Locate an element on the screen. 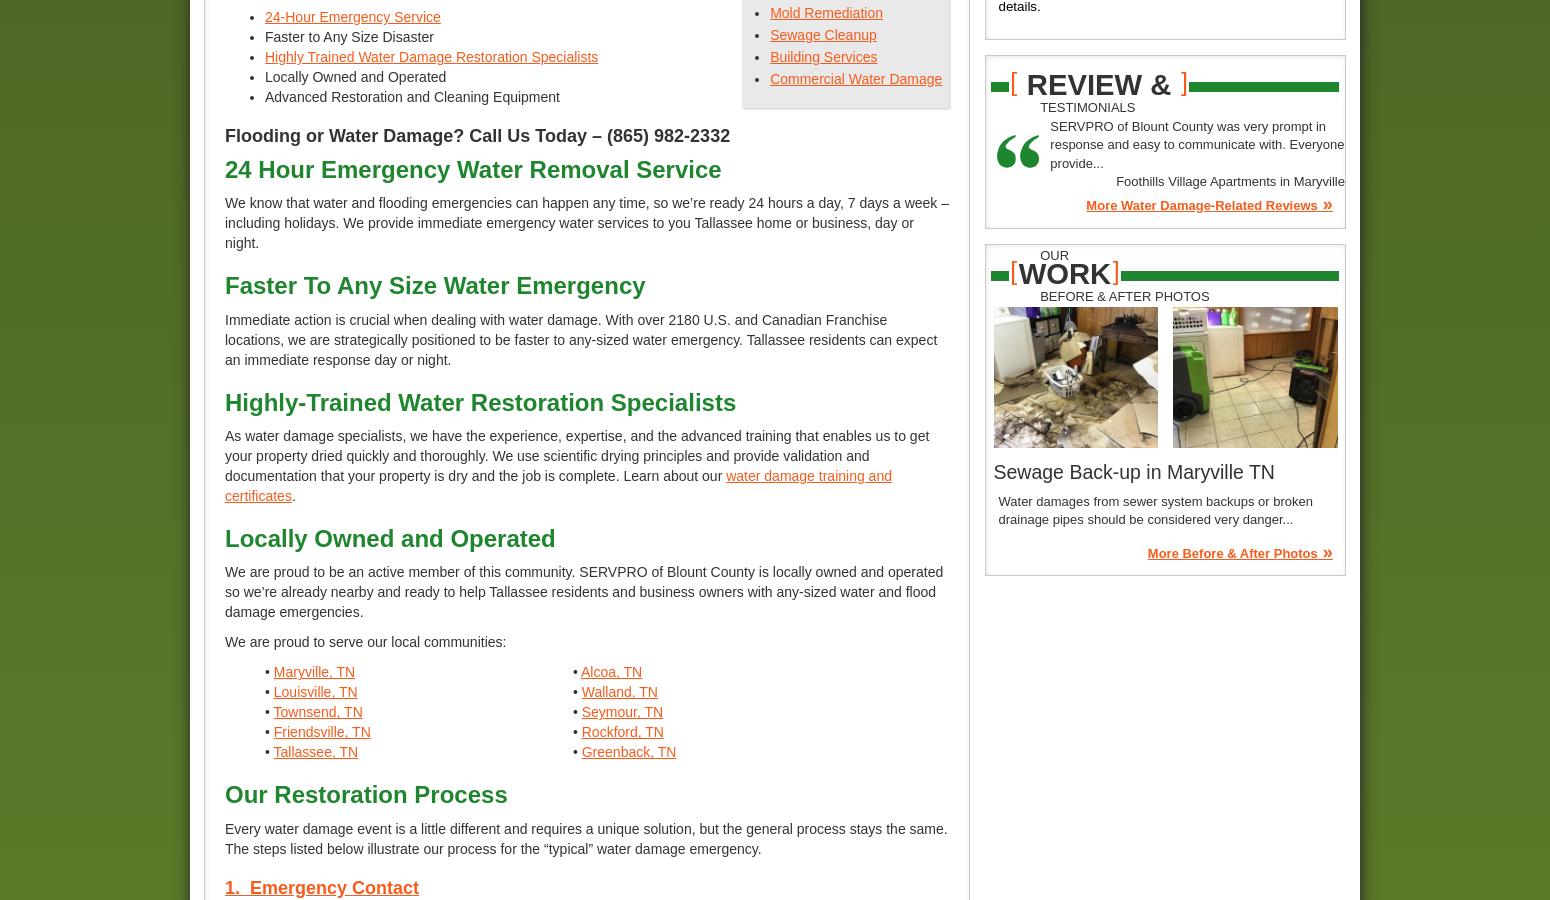 The width and height of the screenshot is (1550, 900). 'Our Restoration Process' is located at coordinates (224, 794).